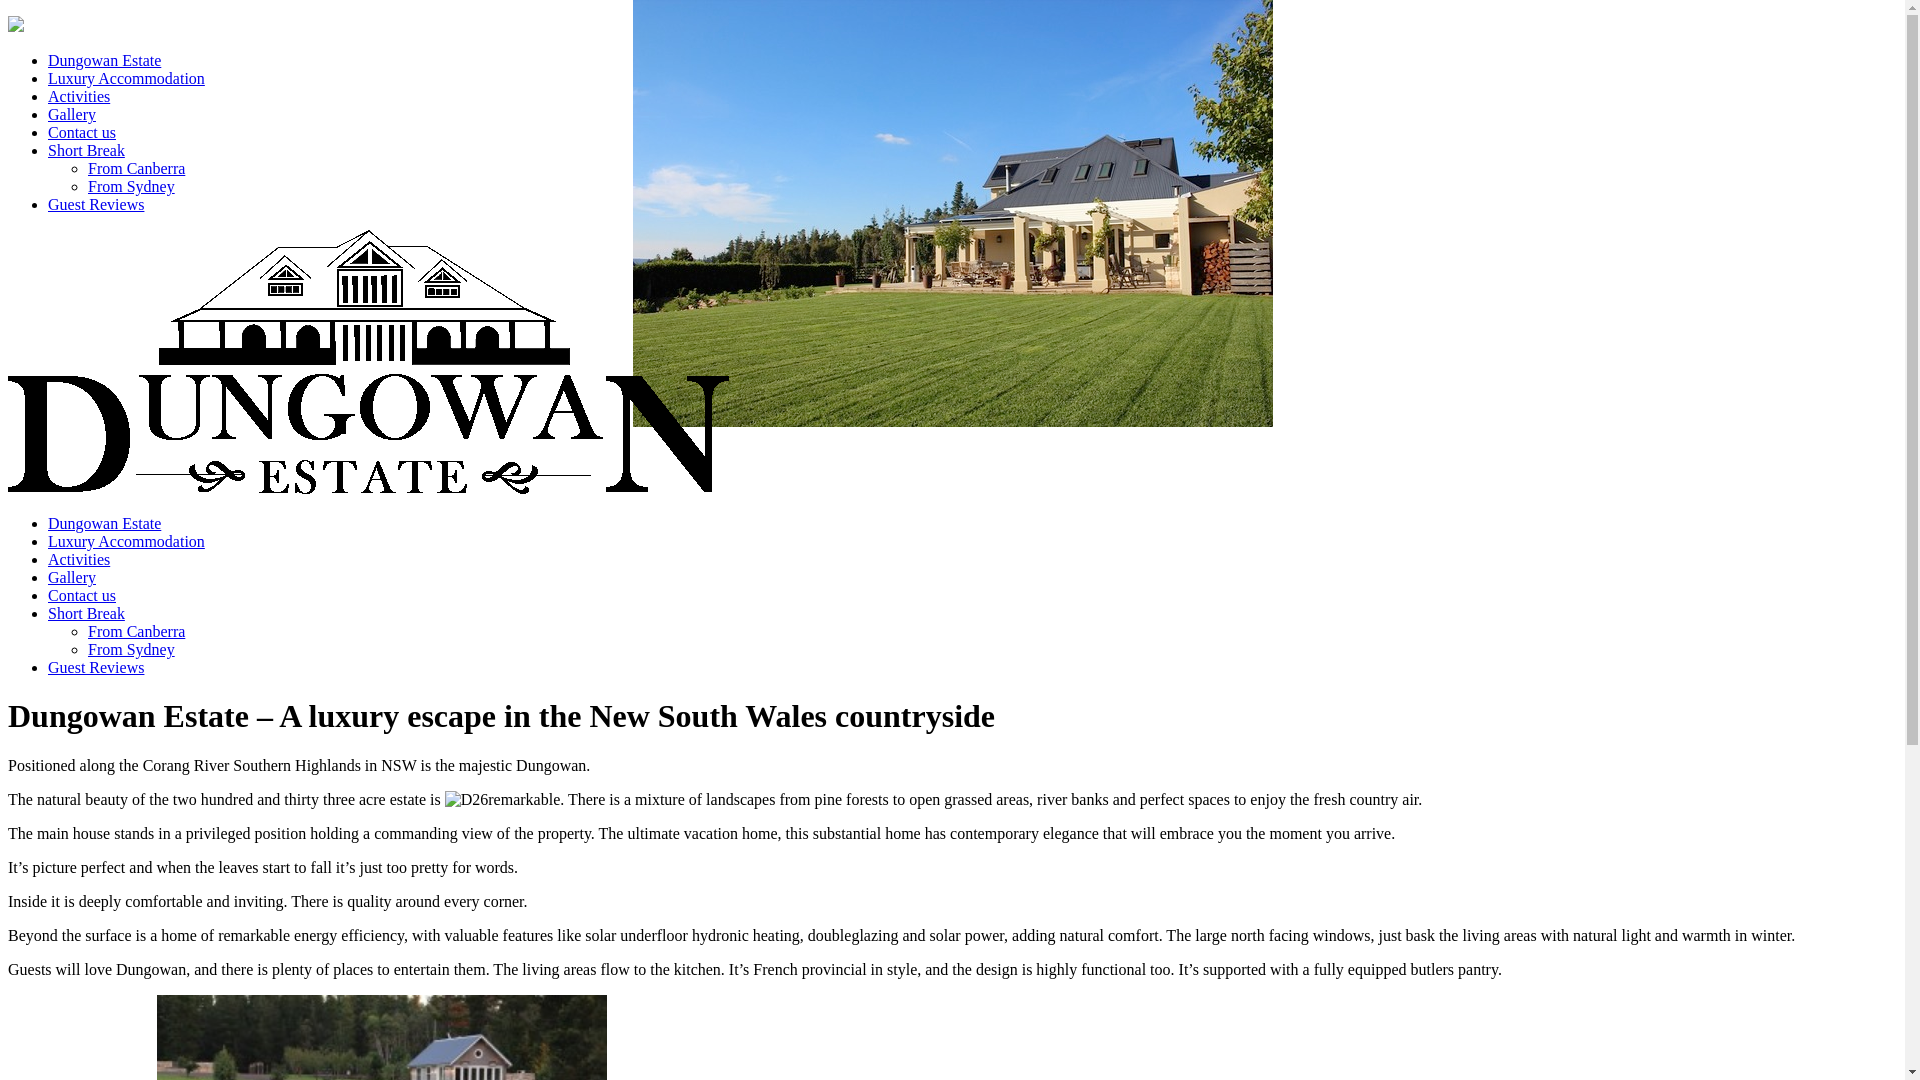 The image size is (1920, 1080). What do you see at coordinates (85, 612) in the screenshot?
I see `'Short Break'` at bounding box center [85, 612].